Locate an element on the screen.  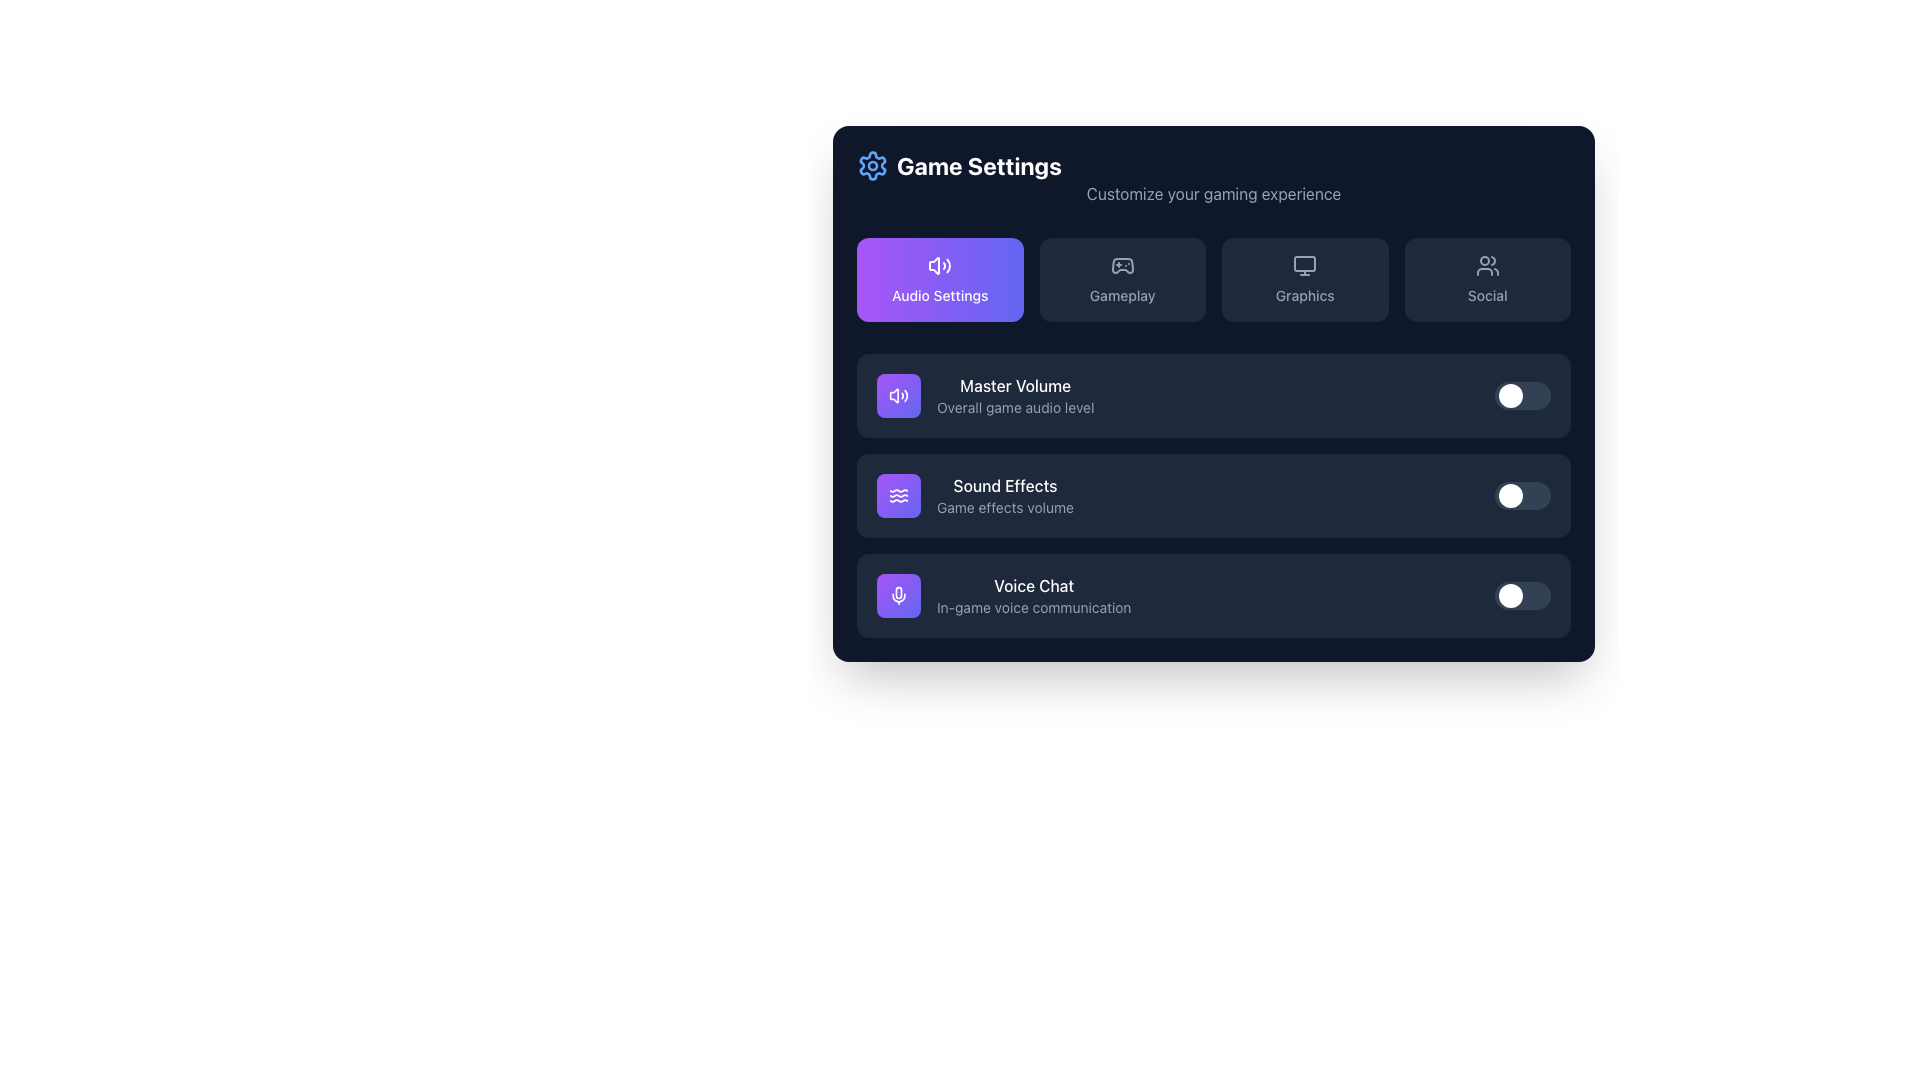
the second button in the horizontal grid of four buttons is located at coordinates (1122, 280).